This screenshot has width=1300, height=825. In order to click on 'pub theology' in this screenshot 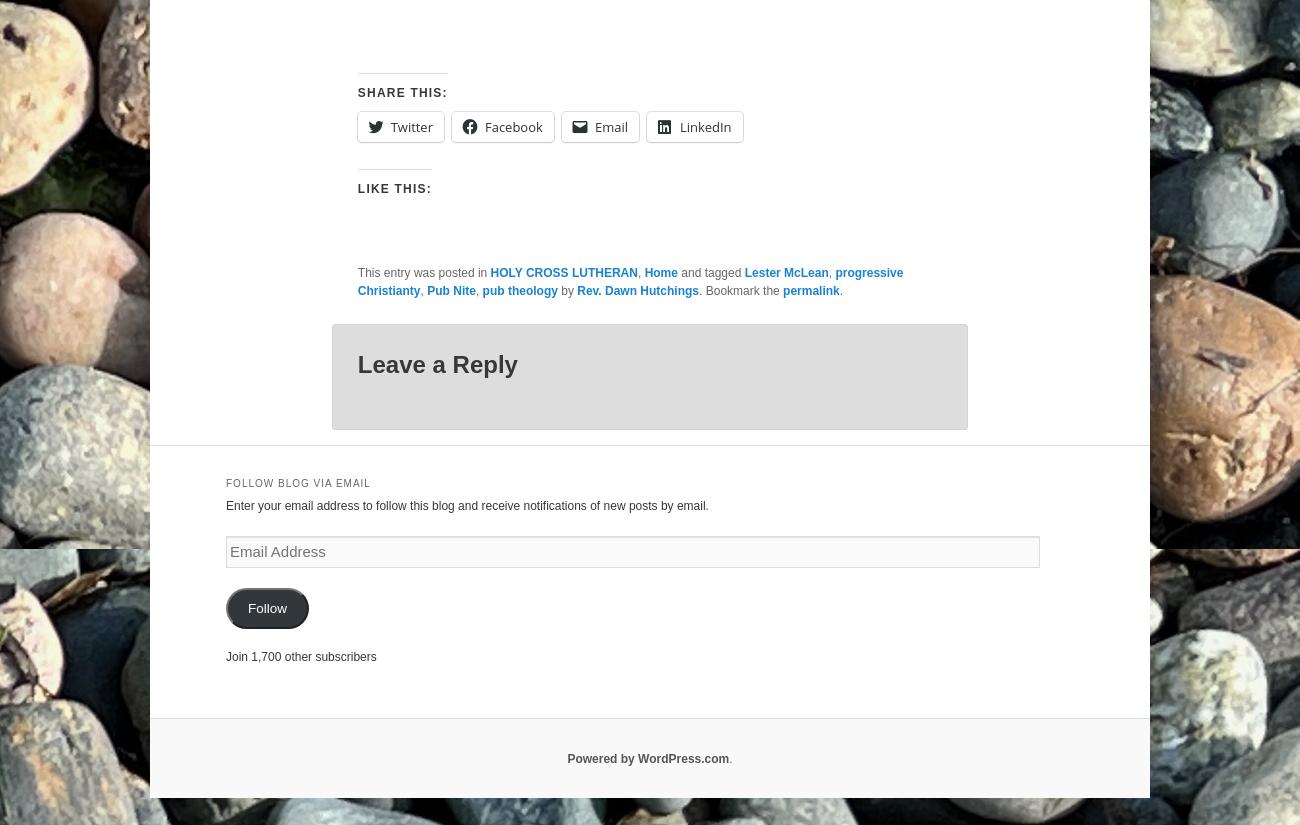, I will do `click(519, 289)`.